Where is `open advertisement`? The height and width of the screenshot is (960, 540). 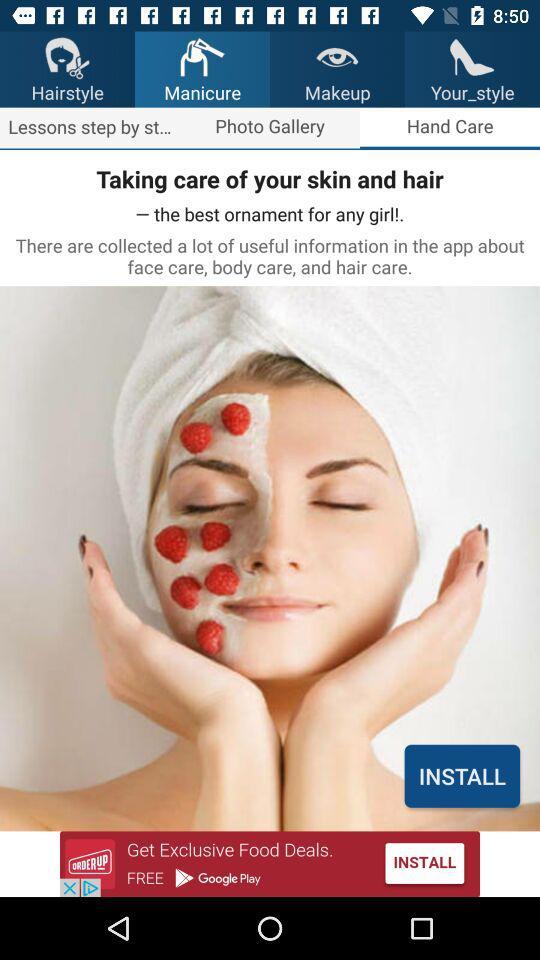 open advertisement is located at coordinates (270, 863).